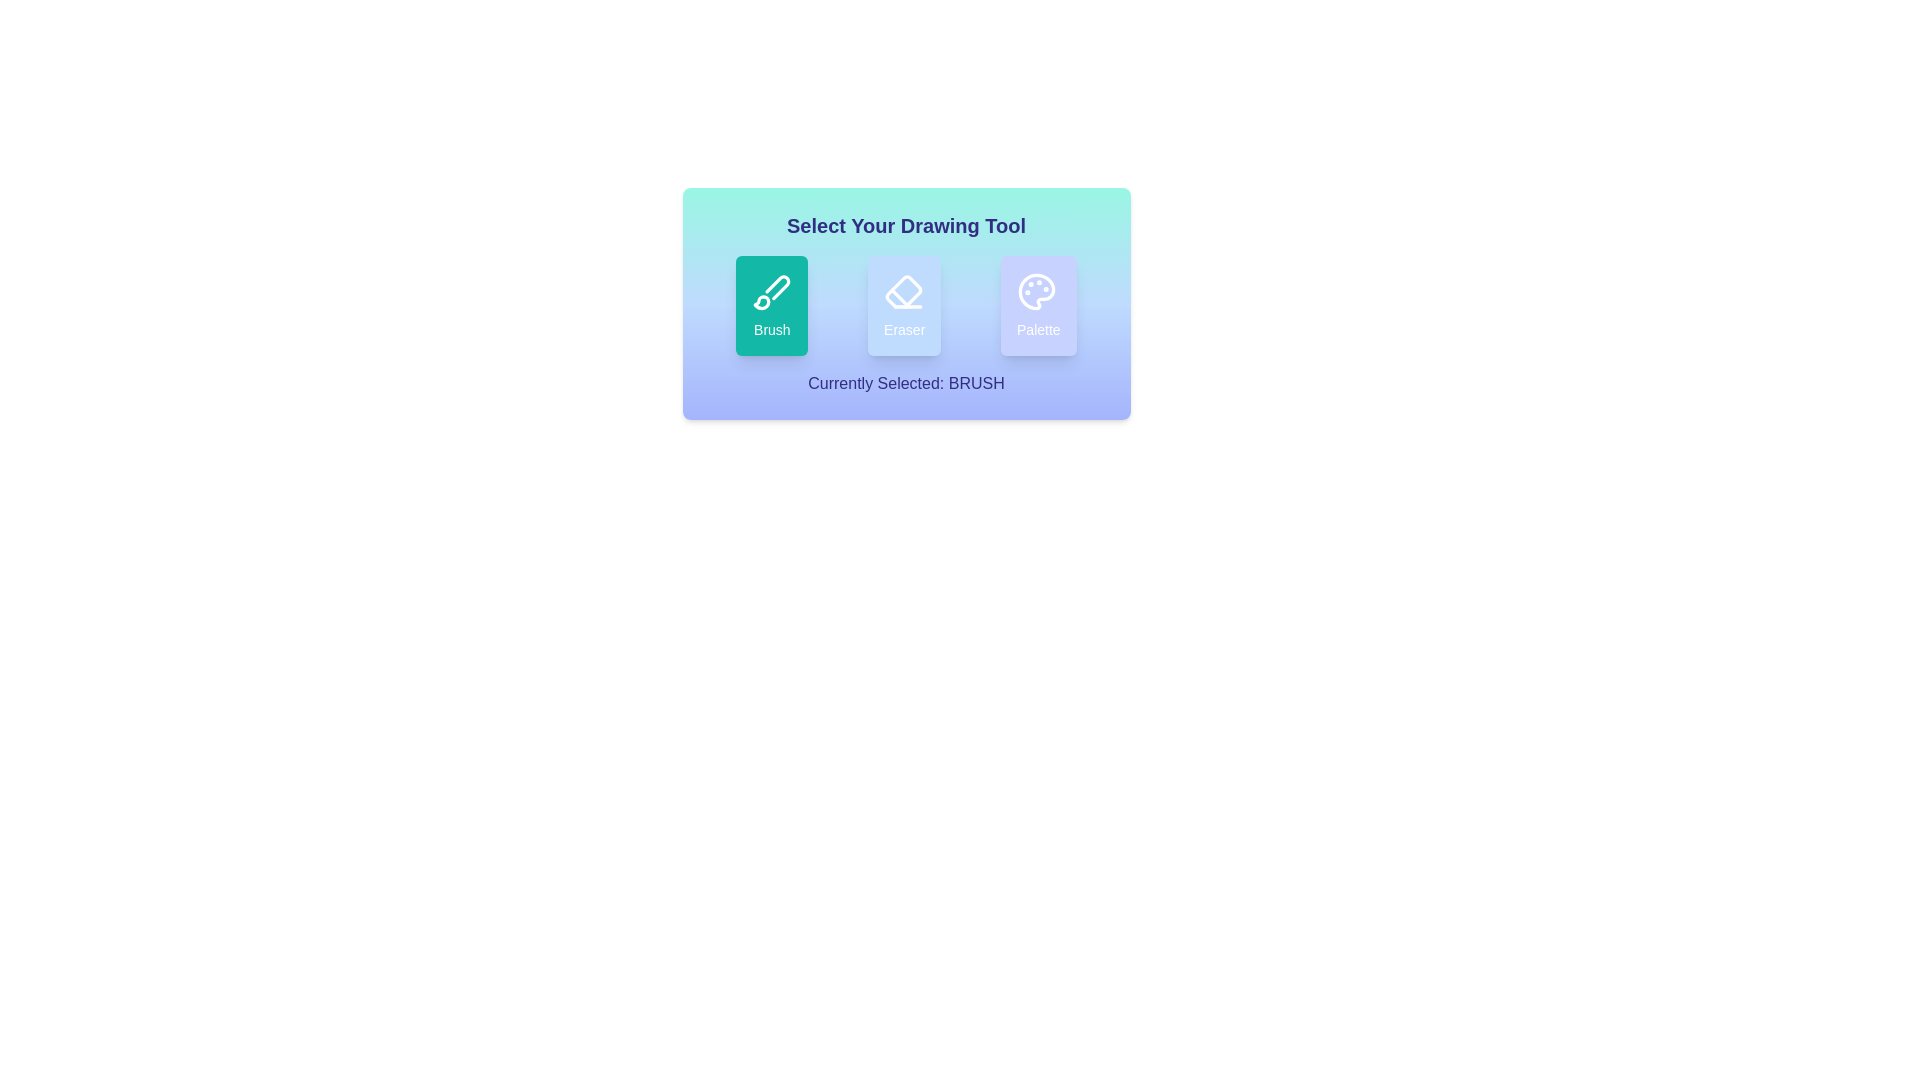 This screenshot has height=1080, width=1920. I want to click on the Palette button to see the hover animation, so click(1038, 305).